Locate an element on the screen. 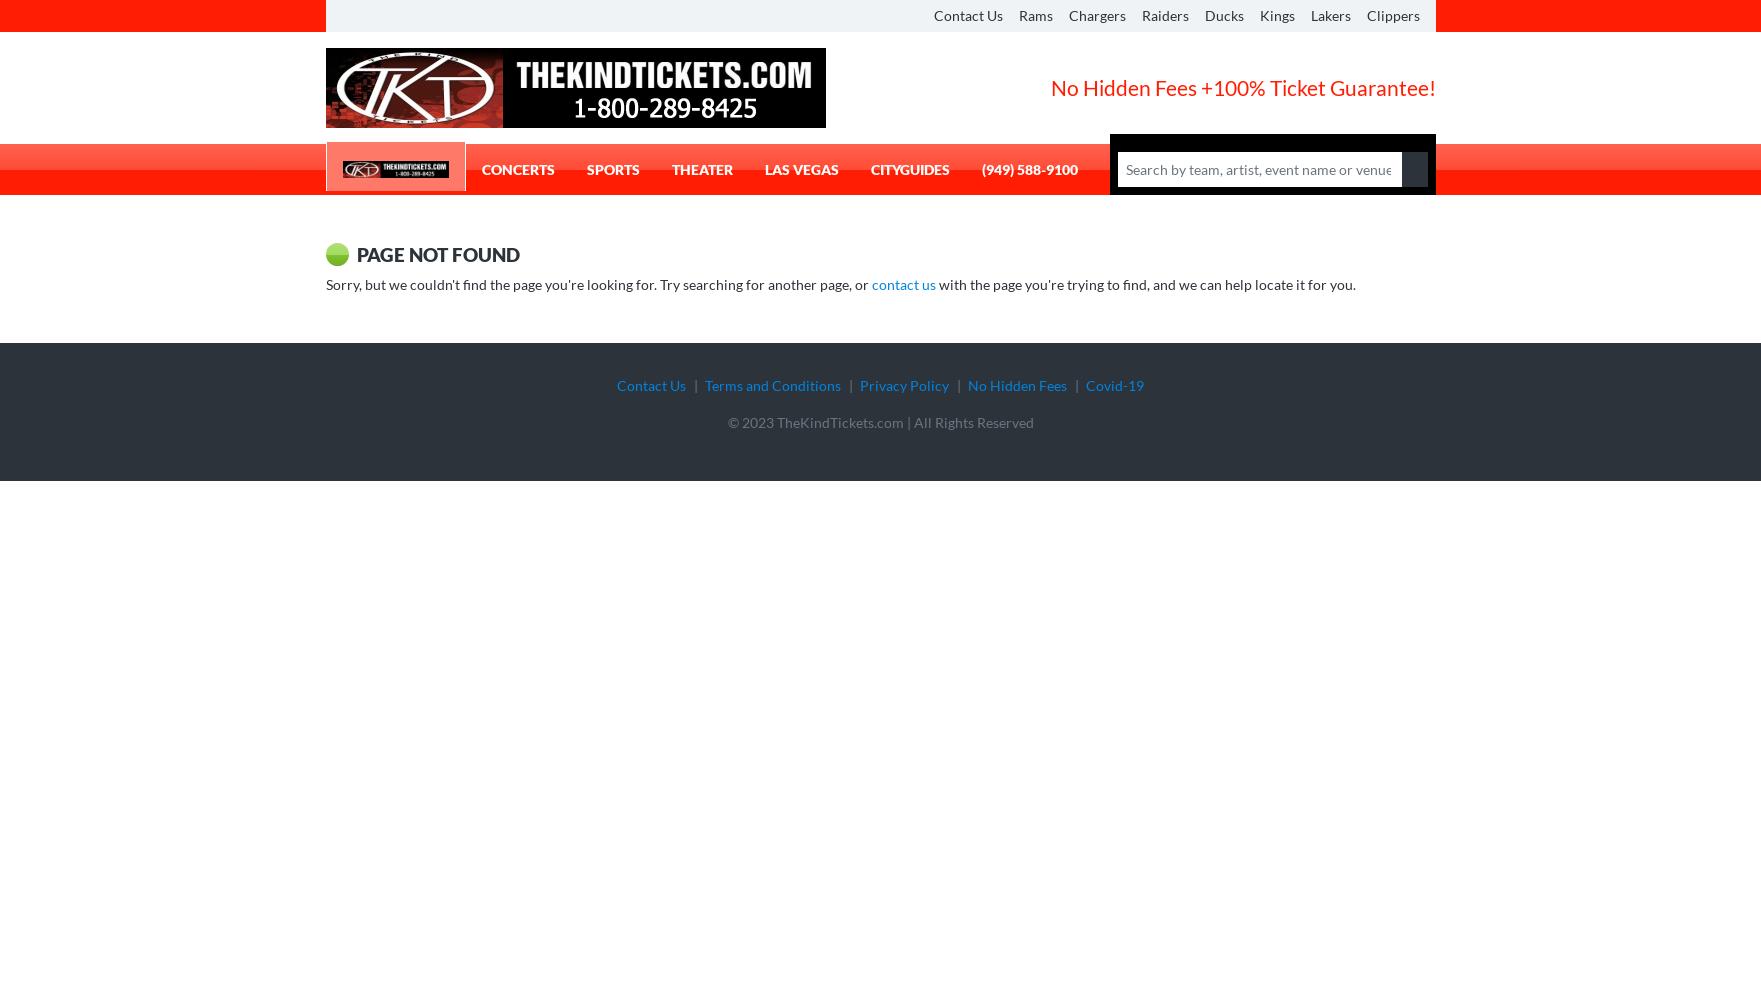 Image resolution: width=1761 pixels, height=1000 pixels. 'Privacy Policy' is located at coordinates (903, 384).